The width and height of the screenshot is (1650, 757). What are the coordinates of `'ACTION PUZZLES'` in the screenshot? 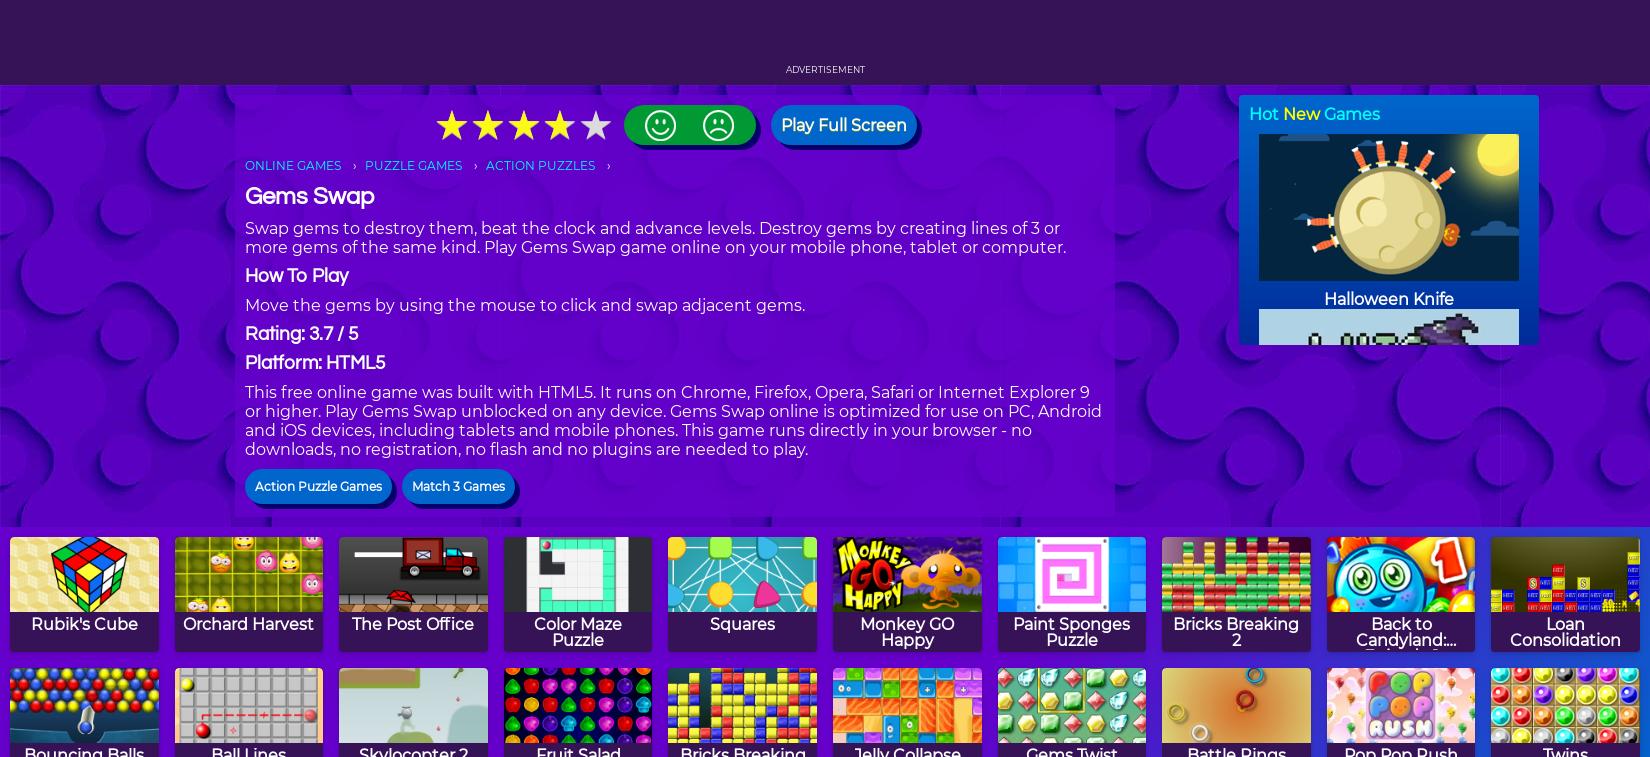 It's located at (539, 164).